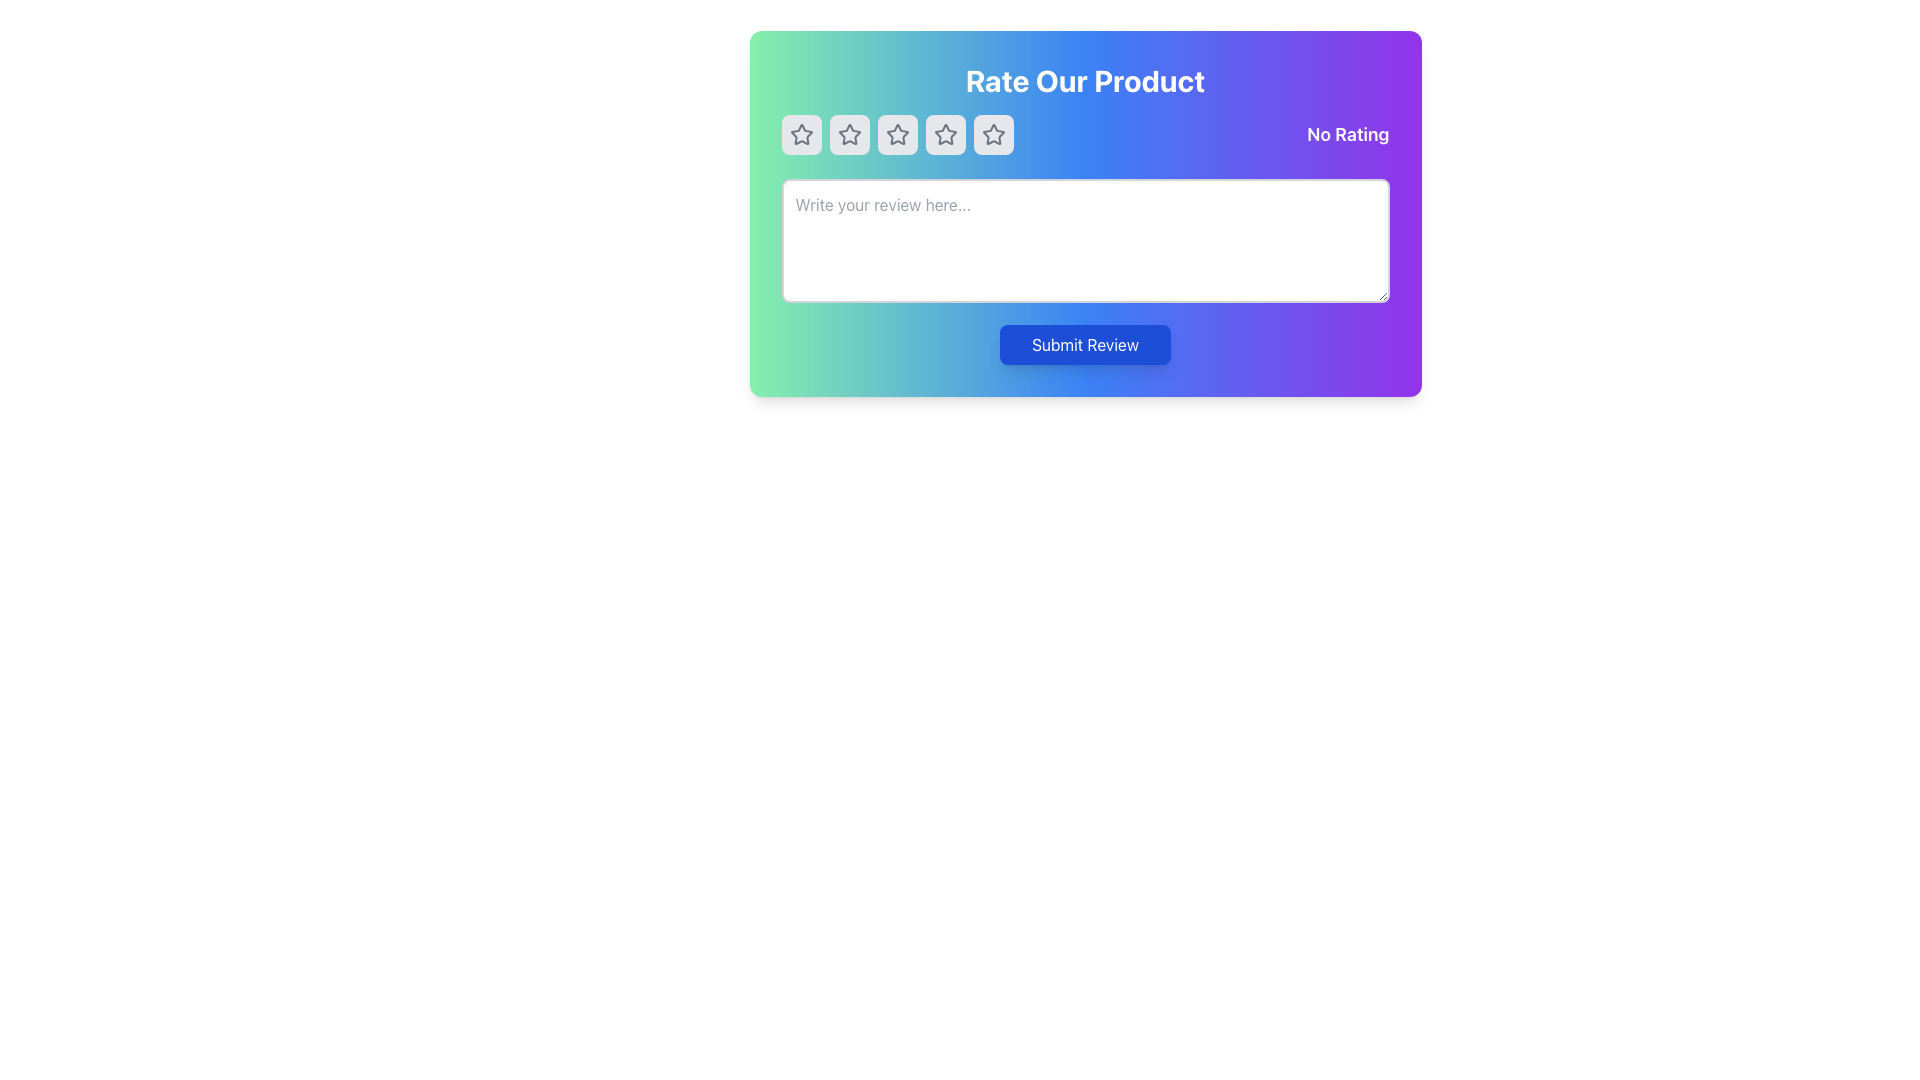 The height and width of the screenshot is (1080, 1920). I want to click on the star icon button, which is the third in a horizontal series of five icons in the 'Rate Our Product' section, so click(896, 135).